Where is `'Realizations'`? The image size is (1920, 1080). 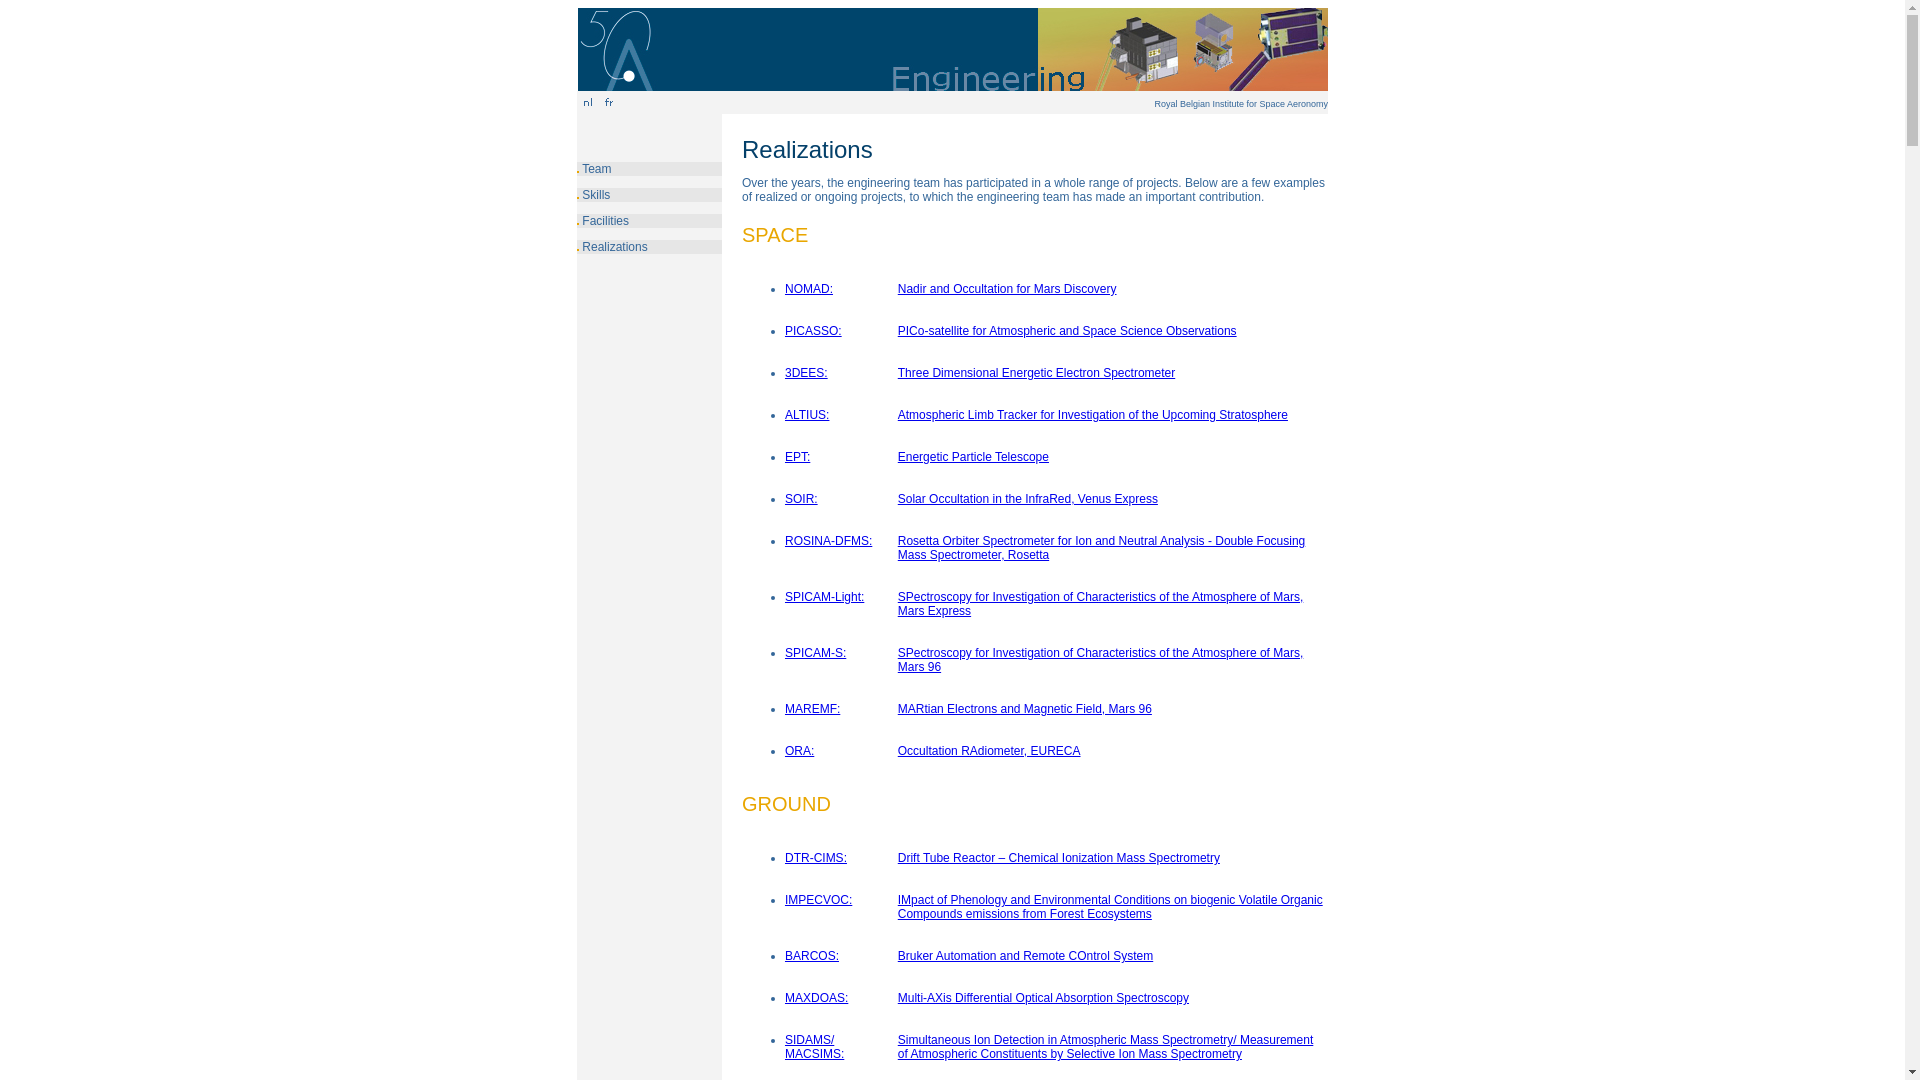 'Realizations' is located at coordinates (612, 245).